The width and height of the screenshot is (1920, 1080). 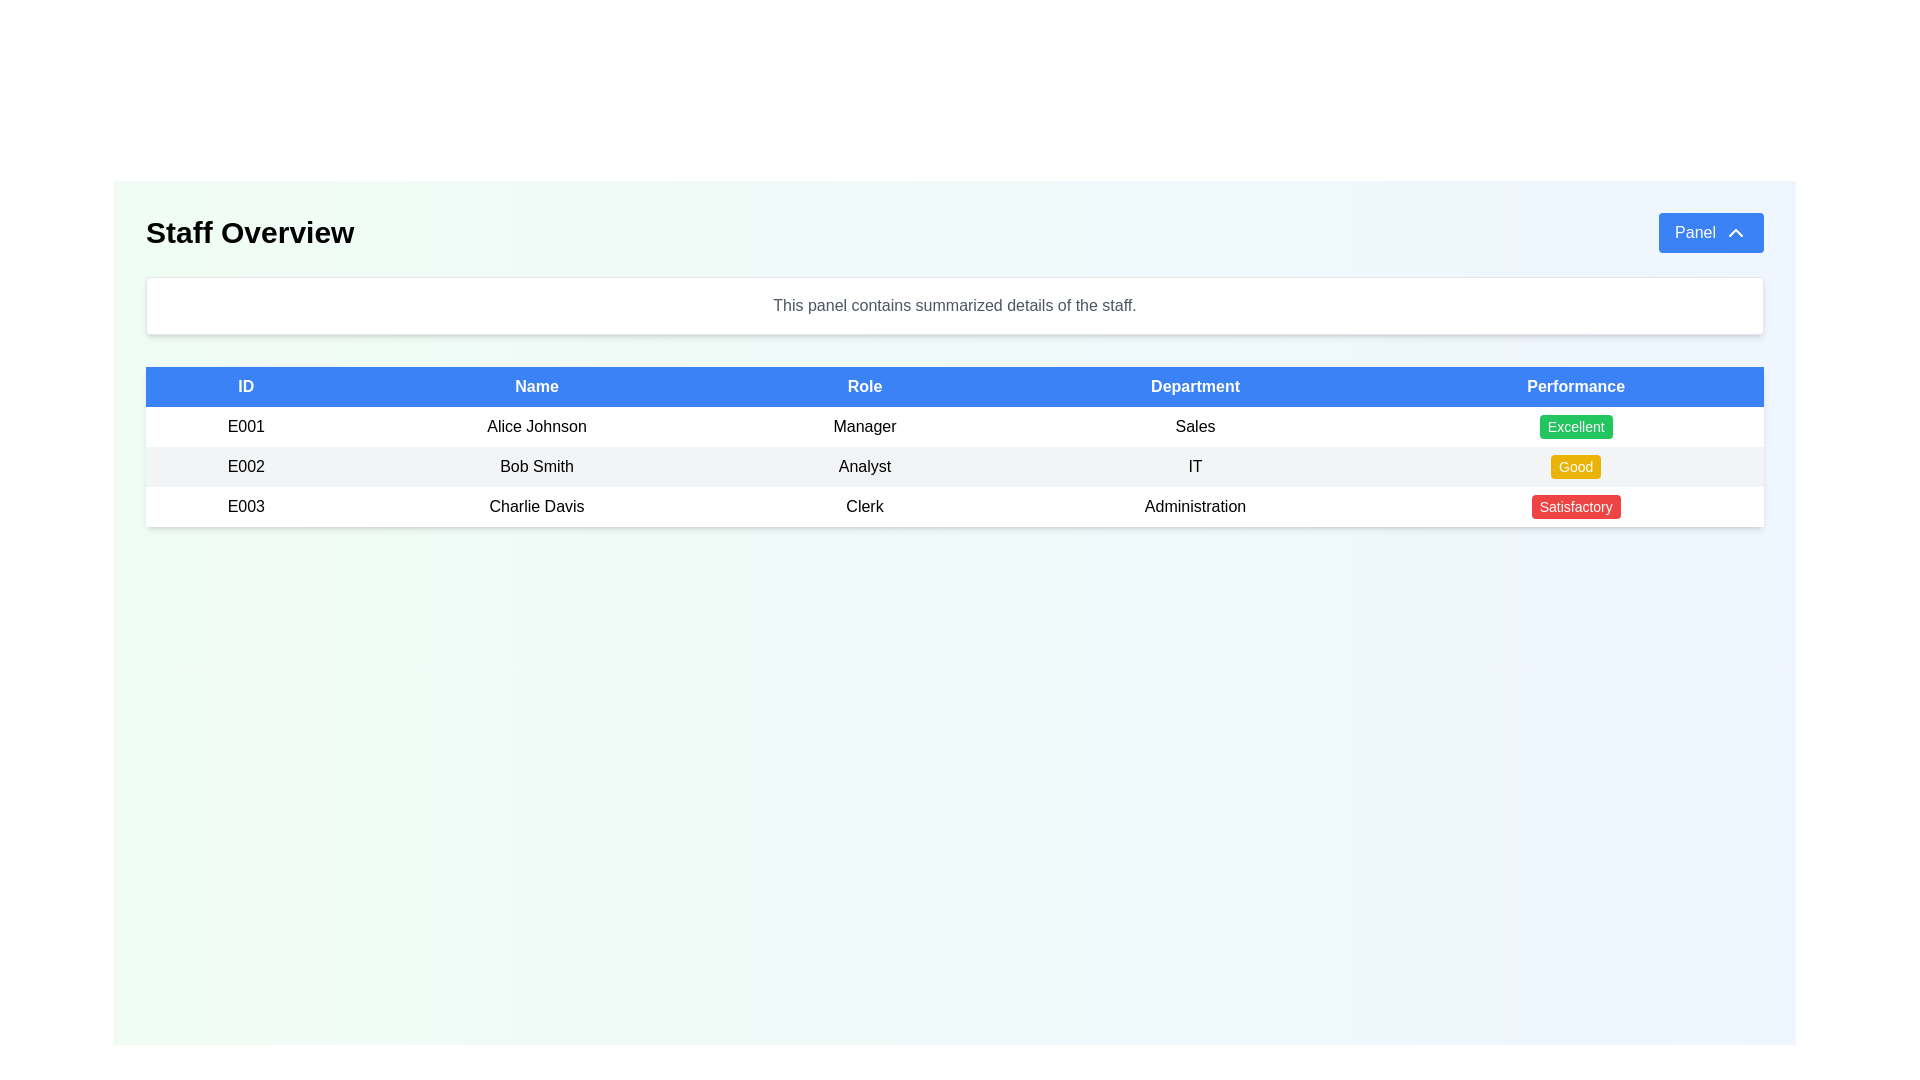 What do you see at coordinates (1195, 386) in the screenshot?
I see `the Table Column Header with the blue background and white text that displays 'Department', which is the fourth column header in the table` at bounding box center [1195, 386].